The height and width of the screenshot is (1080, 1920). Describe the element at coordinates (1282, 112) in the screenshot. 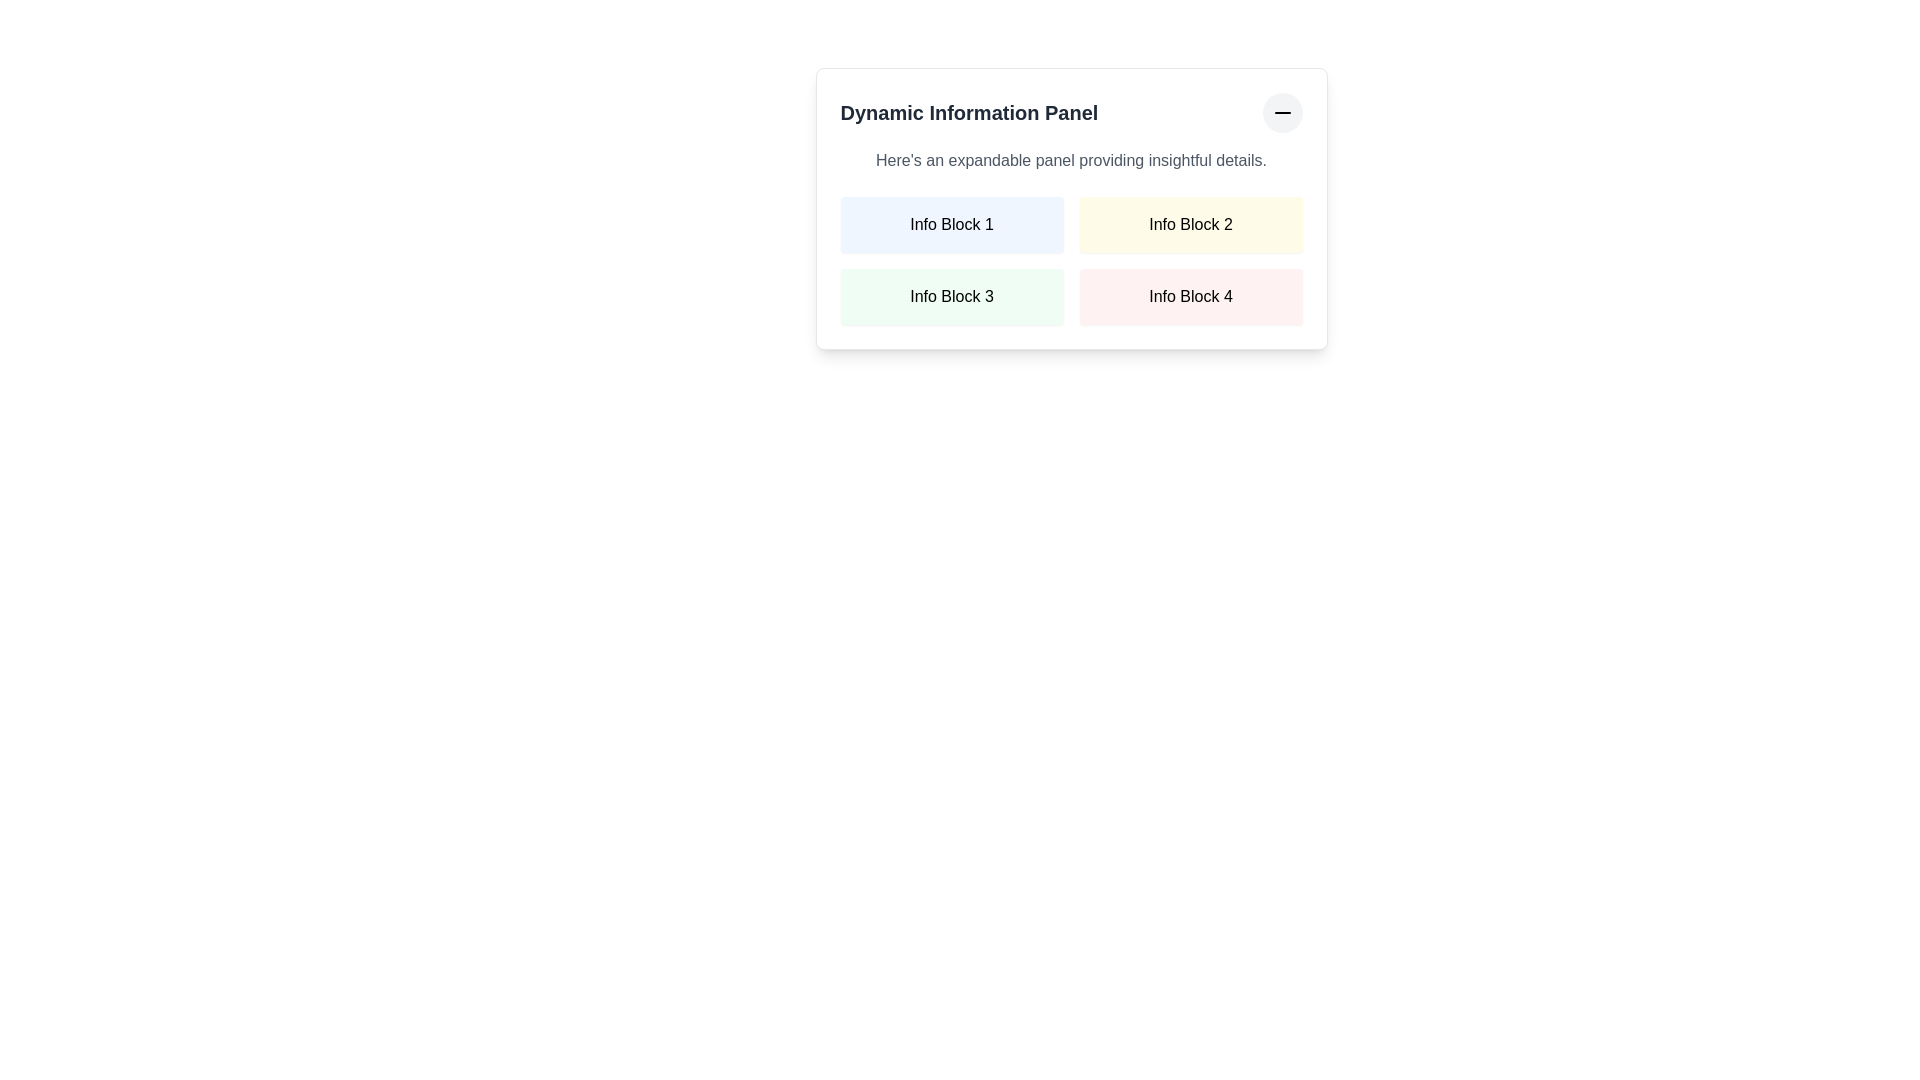

I see `the collapse button located on the rightmost side of the header section of the 'Dynamic Information Panel' to minimize its content` at that location.